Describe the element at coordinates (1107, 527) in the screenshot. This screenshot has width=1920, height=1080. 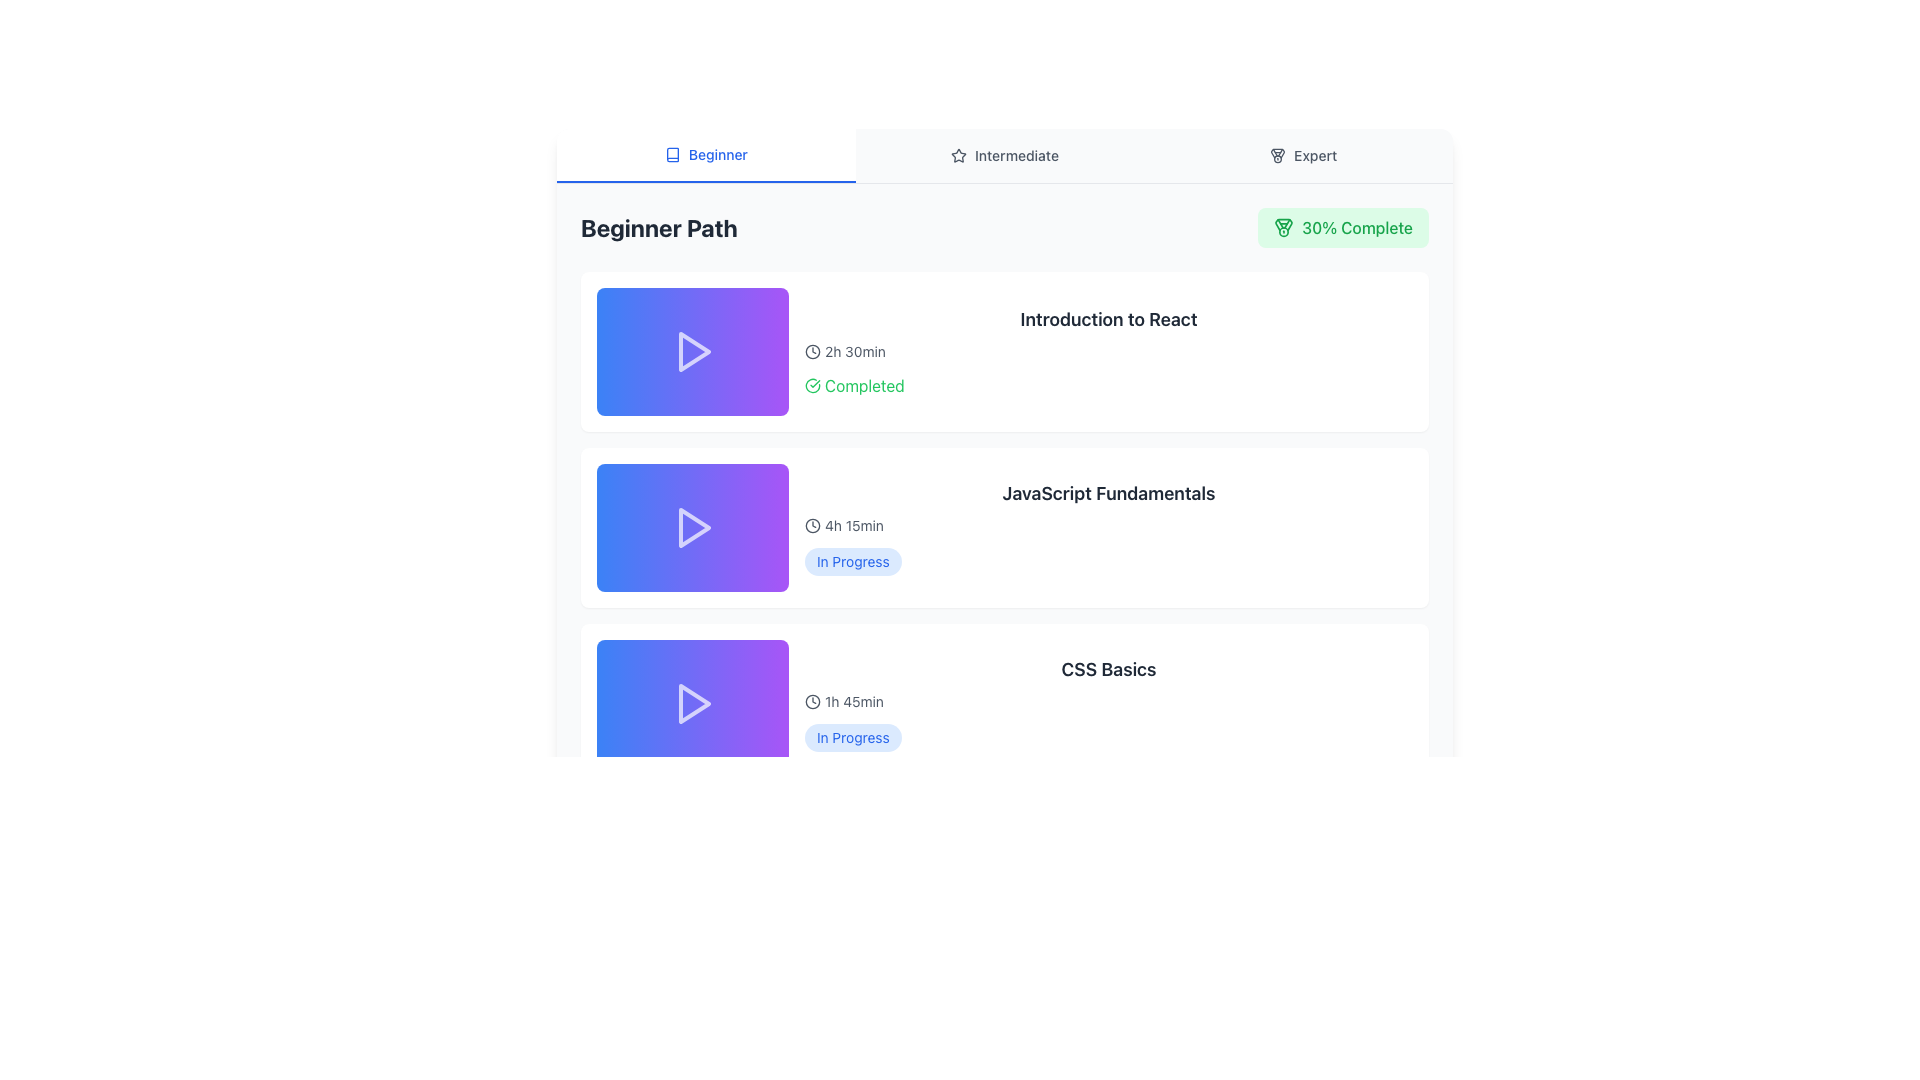
I see `the course entry card displaying 'JavaScript Fundamentals', which shows the duration '4h 15min' and the progress status 'In Progress'. This card is the second item in the vertical list of courses` at that location.